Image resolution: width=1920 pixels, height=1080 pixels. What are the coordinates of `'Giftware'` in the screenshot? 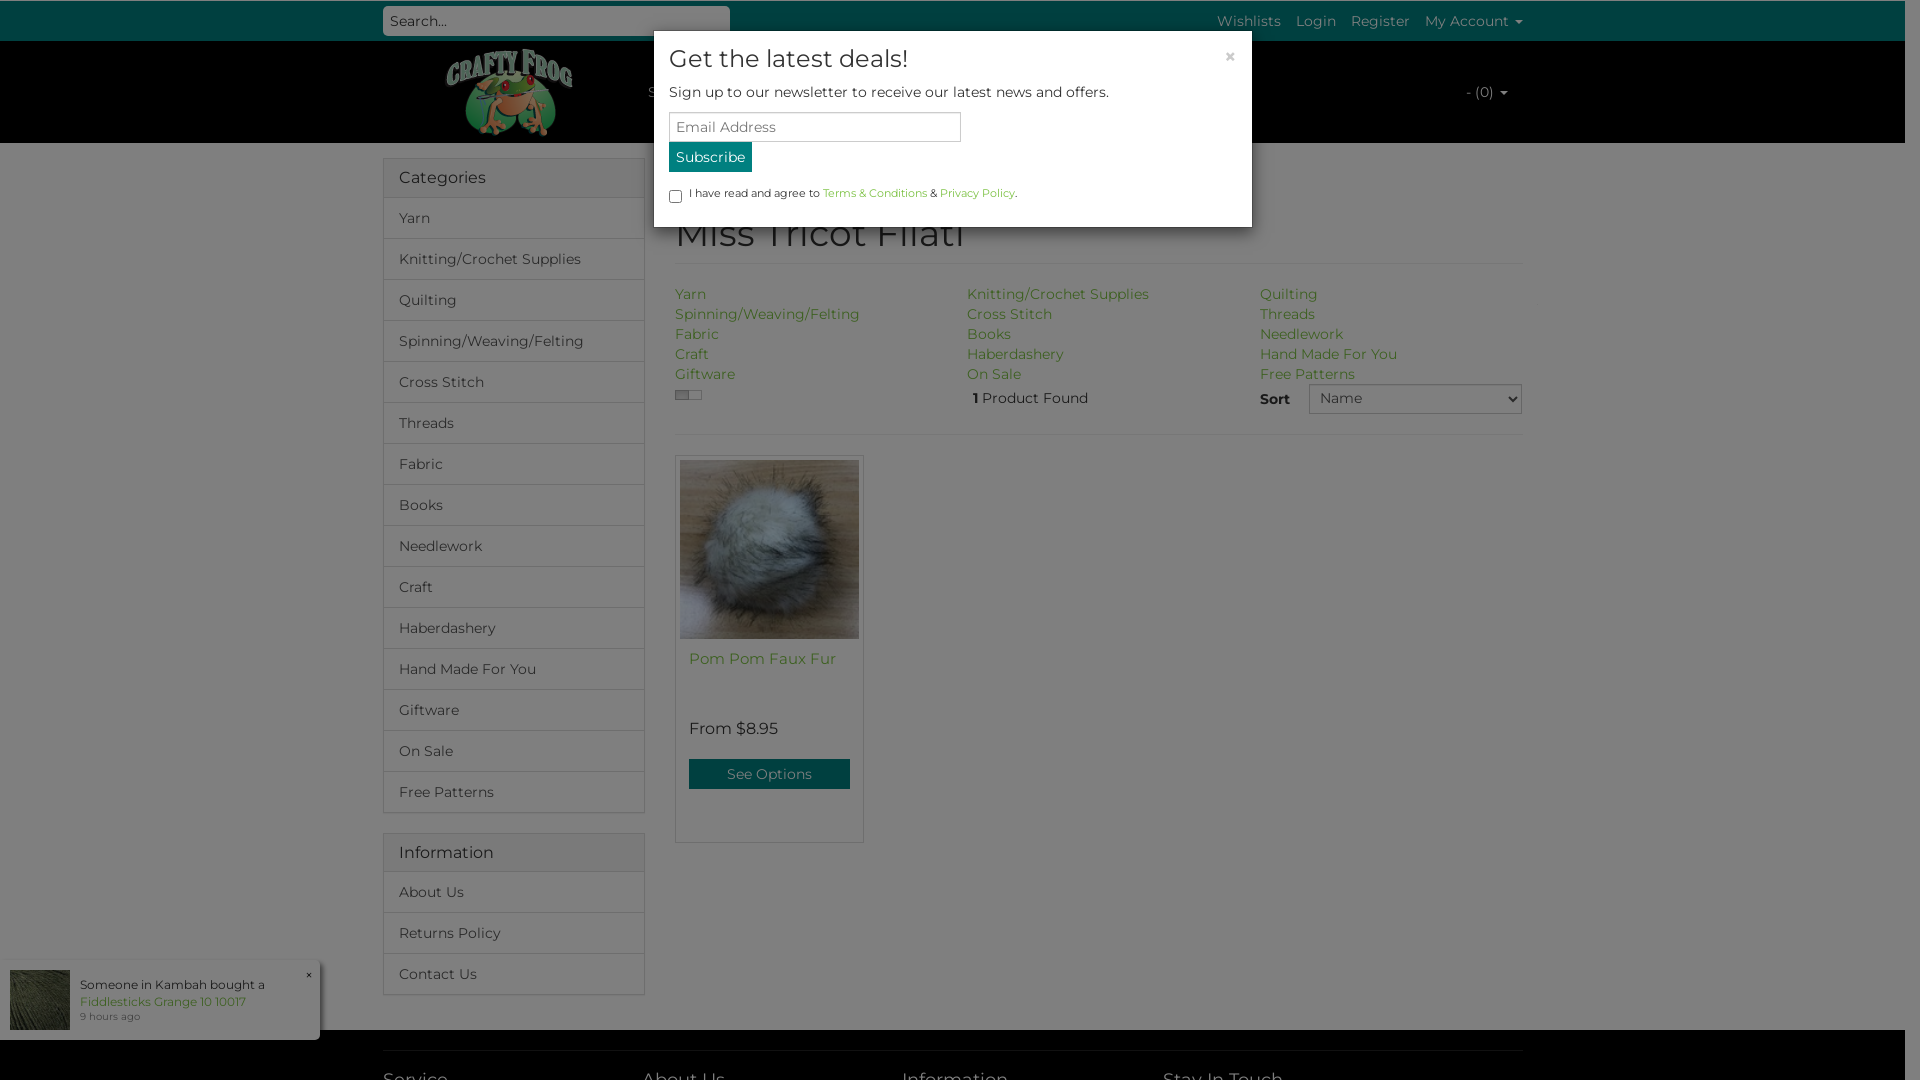 It's located at (705, 374).